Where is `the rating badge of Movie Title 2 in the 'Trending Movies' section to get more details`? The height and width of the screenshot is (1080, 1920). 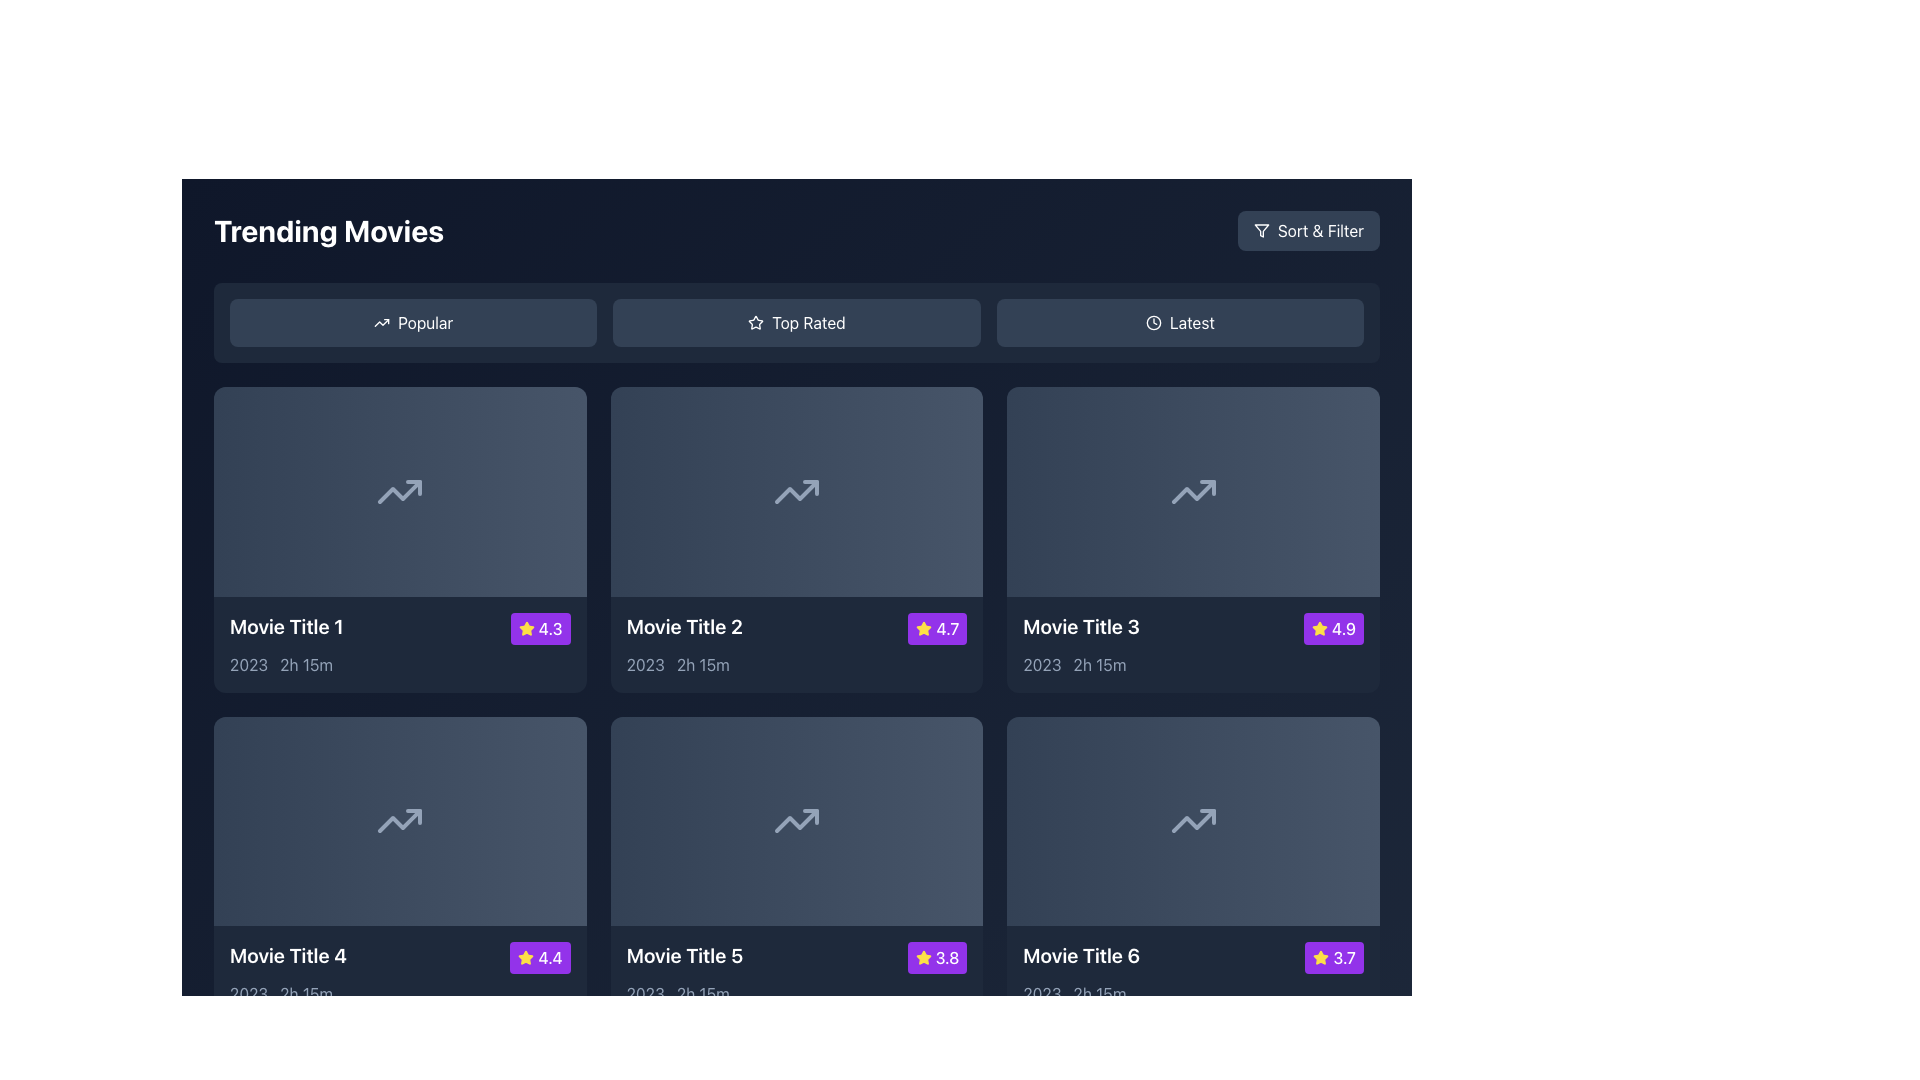
the rating badge of Movie Title 2 in the 'Trending Movies' section to get more details is located at coordinates (923, 627).